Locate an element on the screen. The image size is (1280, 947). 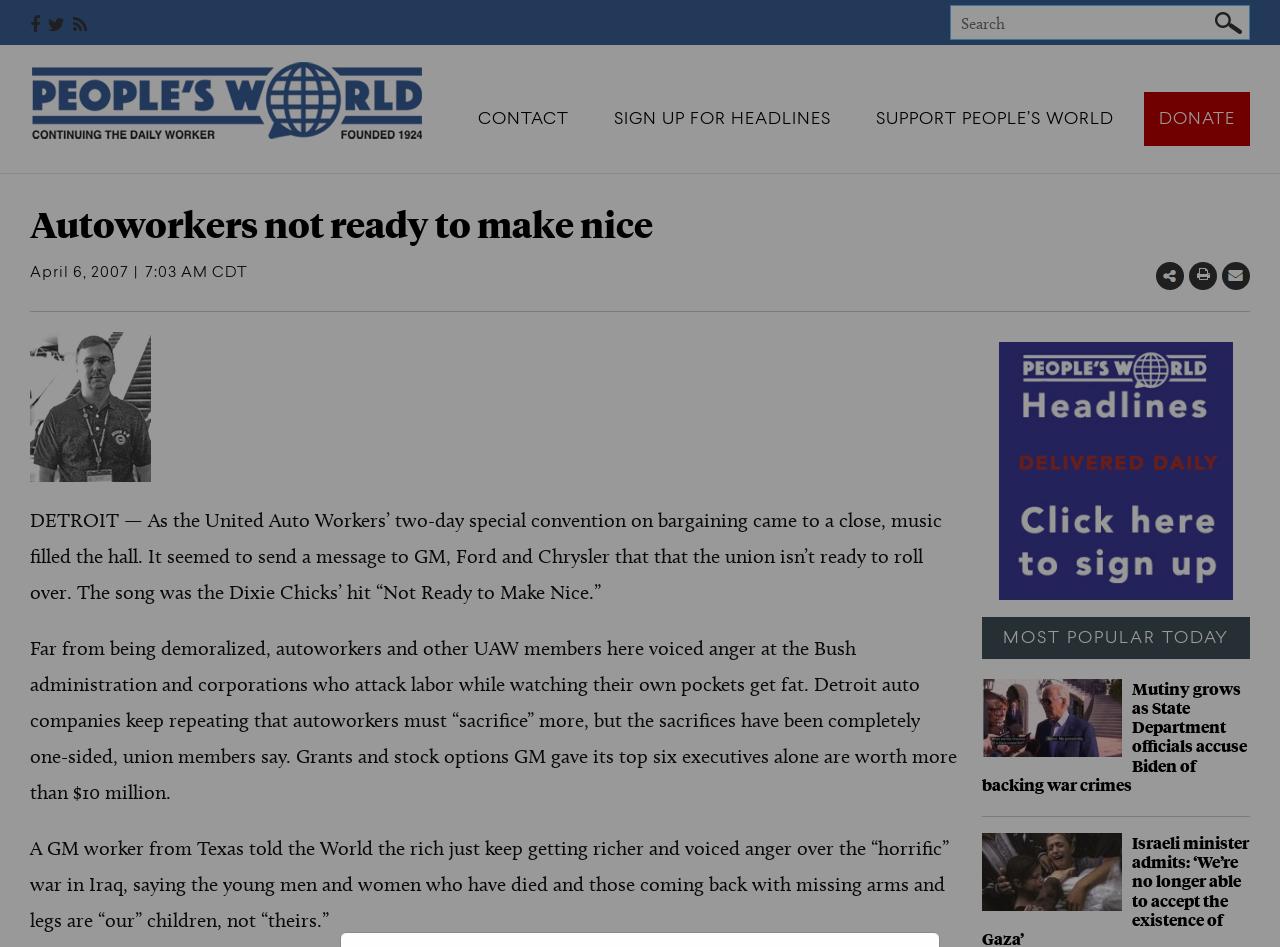
'Mutiny grows as State Department officials accuse Biden of backing war crimes' is located at coordinates (980, 734).